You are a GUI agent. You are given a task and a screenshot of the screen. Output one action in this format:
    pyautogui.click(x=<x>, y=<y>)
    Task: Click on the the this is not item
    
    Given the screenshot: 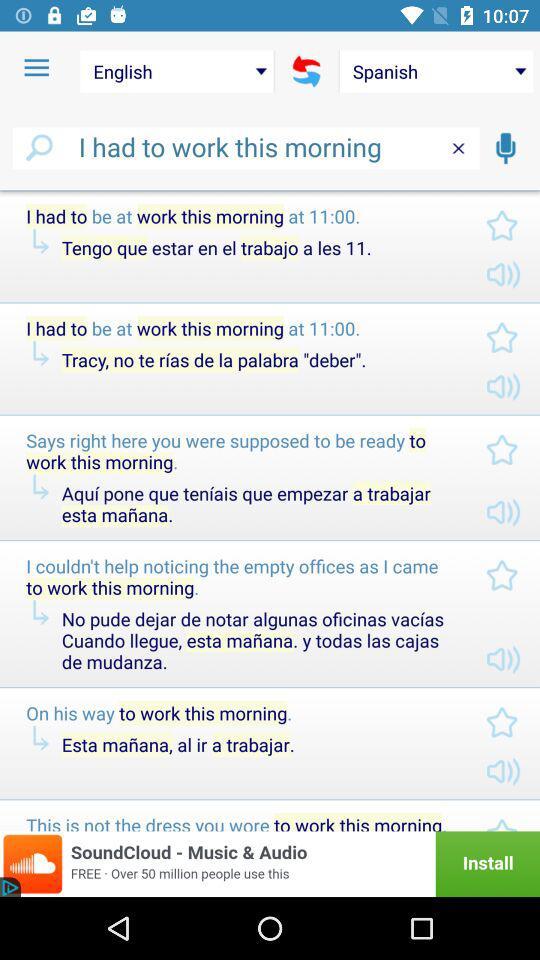 What is the action you would take?
    pyautogui.click(x=239, y=822)
    